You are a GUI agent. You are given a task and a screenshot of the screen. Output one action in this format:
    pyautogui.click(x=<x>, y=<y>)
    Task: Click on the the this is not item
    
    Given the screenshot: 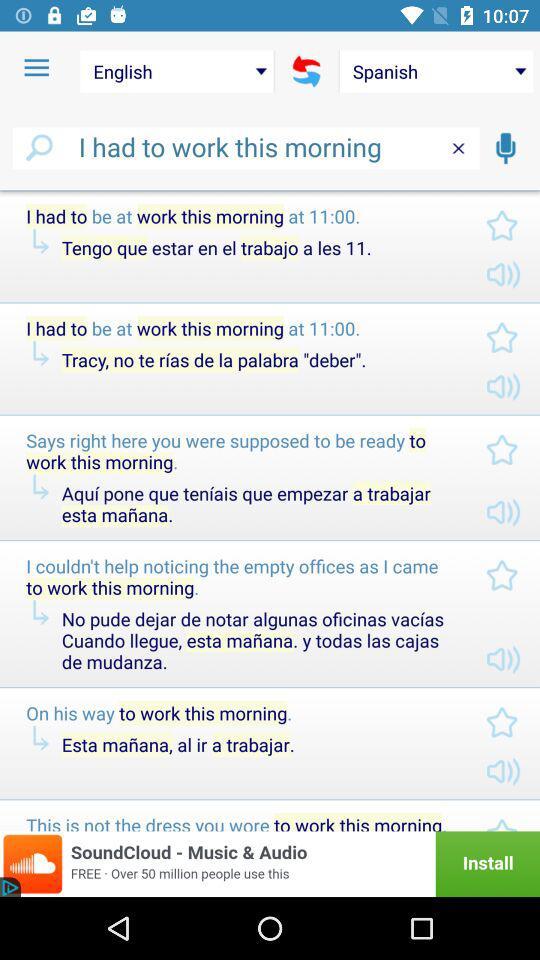 What is the action you would take?
    pyautogui.click(x=239, y=822)
    